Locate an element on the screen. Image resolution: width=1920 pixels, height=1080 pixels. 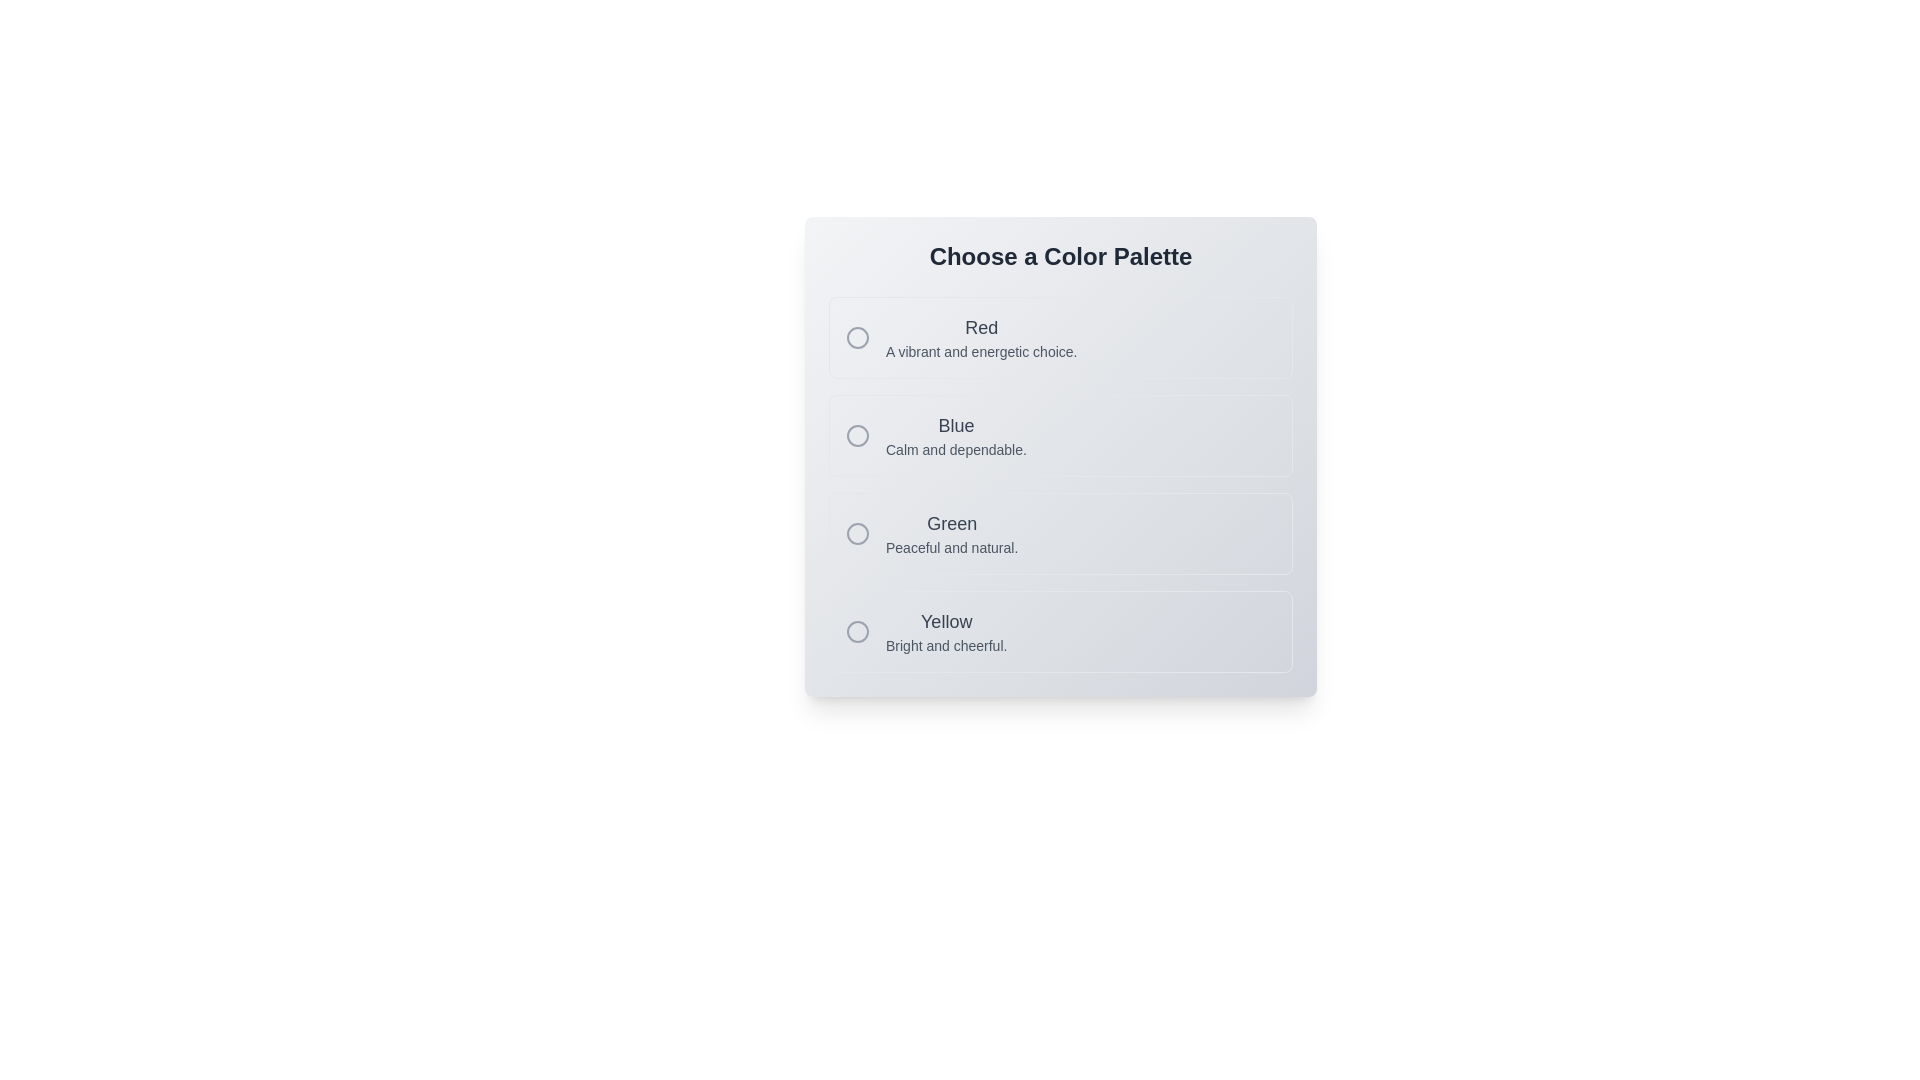
the text block that displays 'Green' and 'Peaceful and natural.' within the third selectable option for the color palette is located at coordinates (951, 532).